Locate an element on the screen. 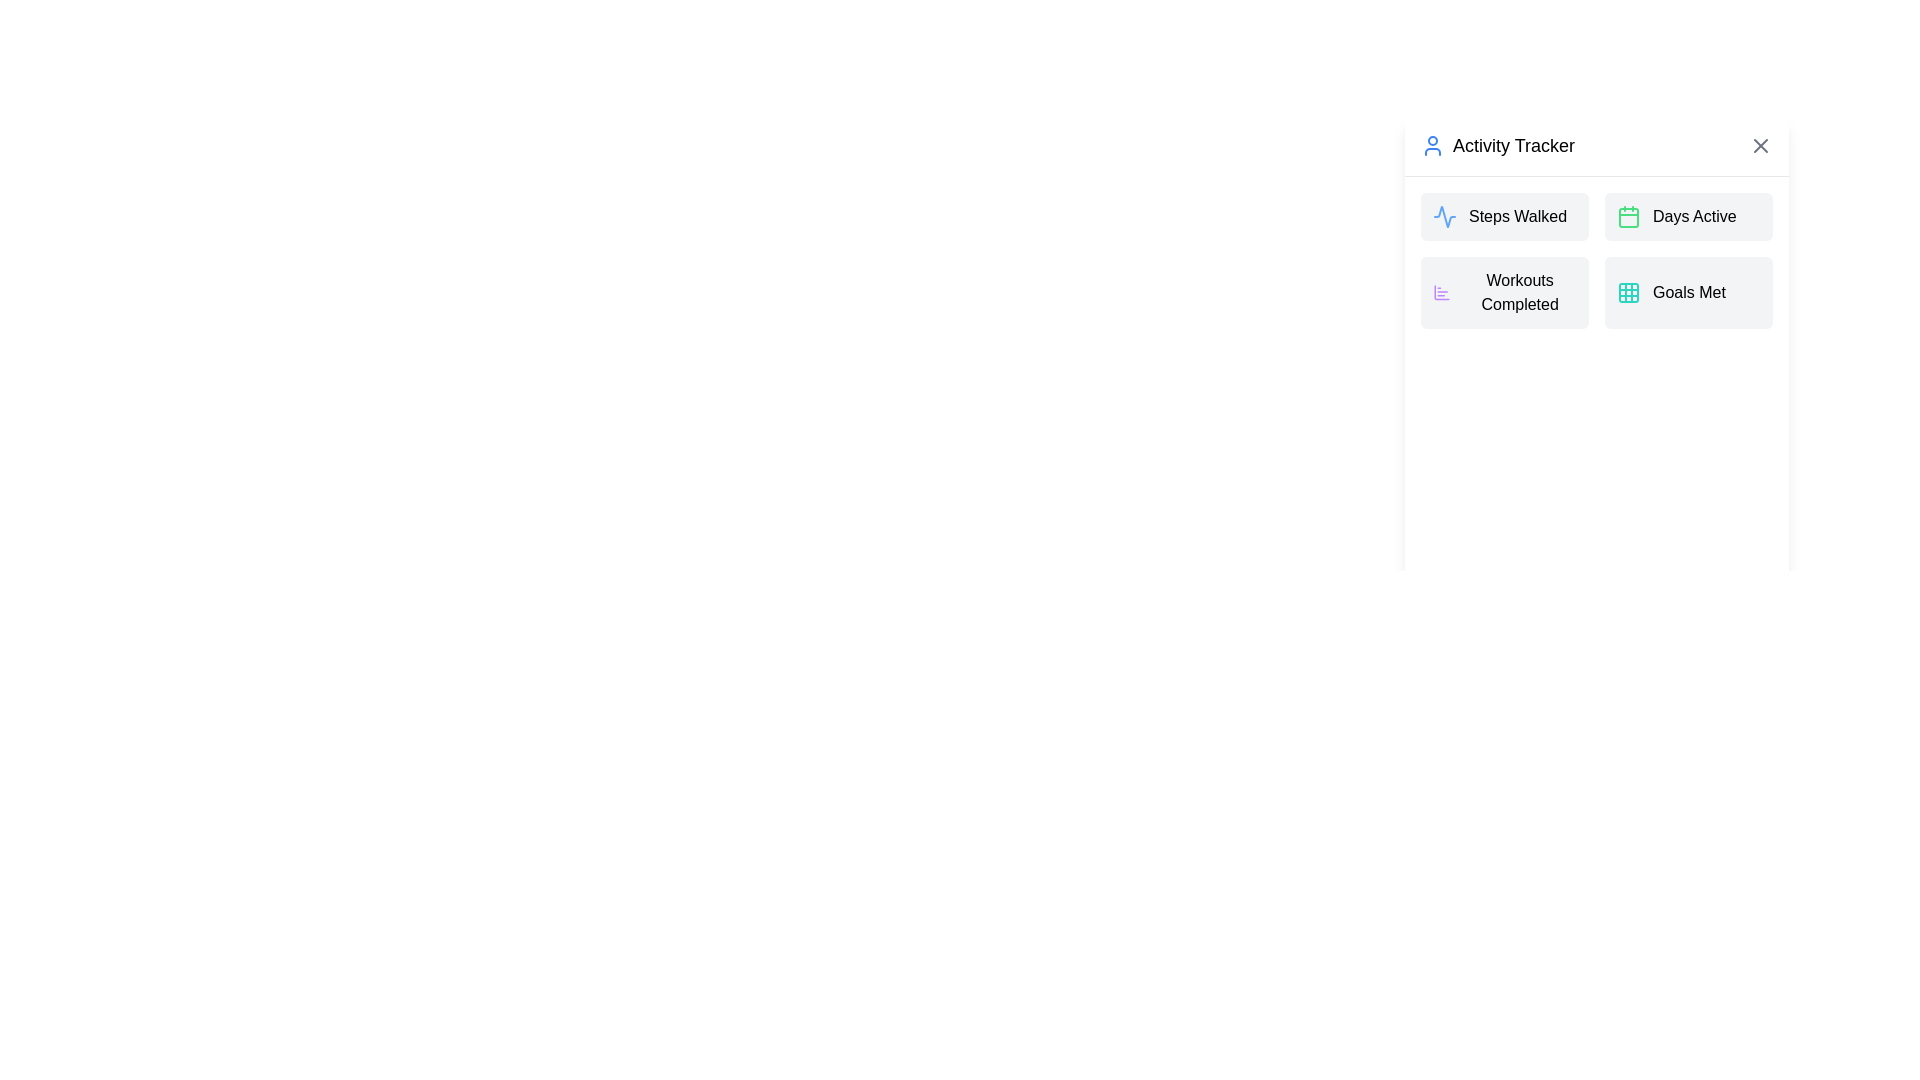 Image resolution: width=1920 pixels, height=1080 pixels. the 'Steps Walked' information tile located in the top-left corner of the activity tracker grid is located at coordinates (1505, 216).